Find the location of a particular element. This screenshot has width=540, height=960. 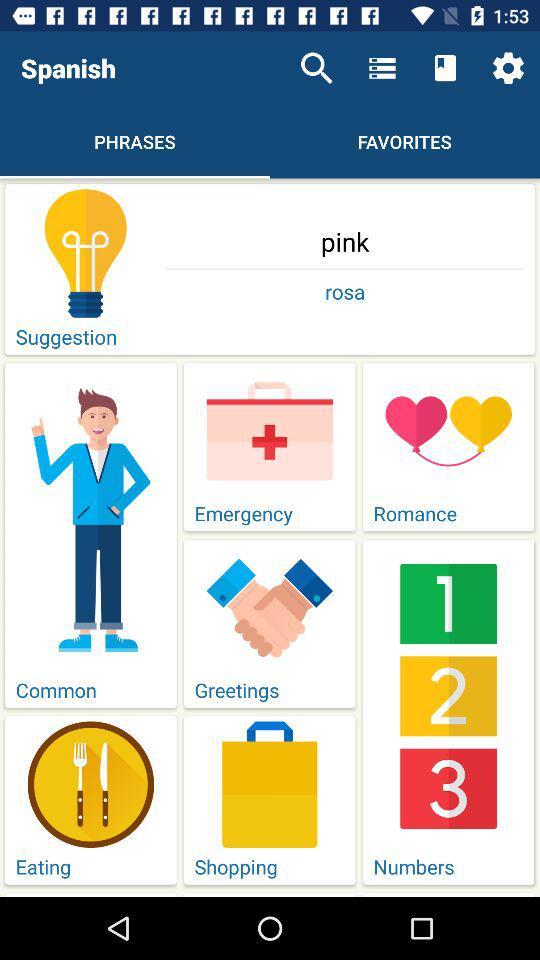

the image which is above suggestion is located at coordinates (85, 252).